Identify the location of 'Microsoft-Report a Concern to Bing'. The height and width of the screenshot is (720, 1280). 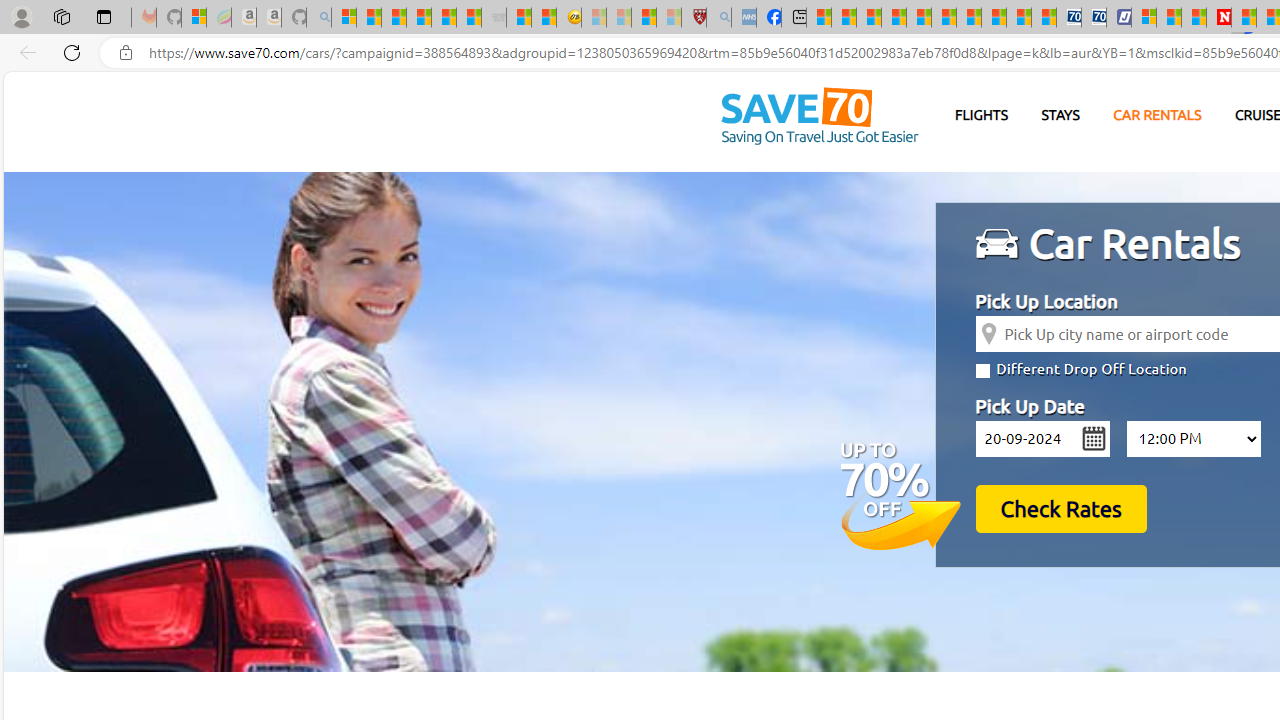
(193, 17).